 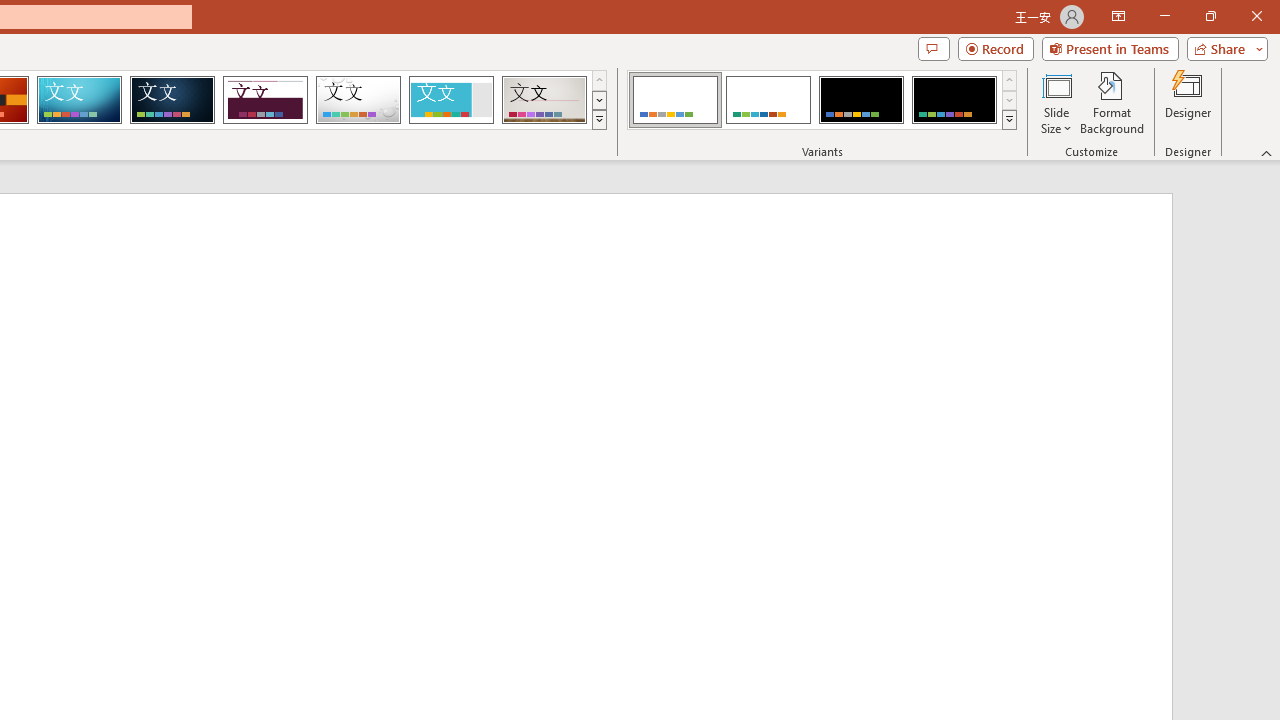 What do you see at coordinates (358, 100) in the screenshot?
I see `'Droplet Loading Preview...'` at bounding box center [358, 100].